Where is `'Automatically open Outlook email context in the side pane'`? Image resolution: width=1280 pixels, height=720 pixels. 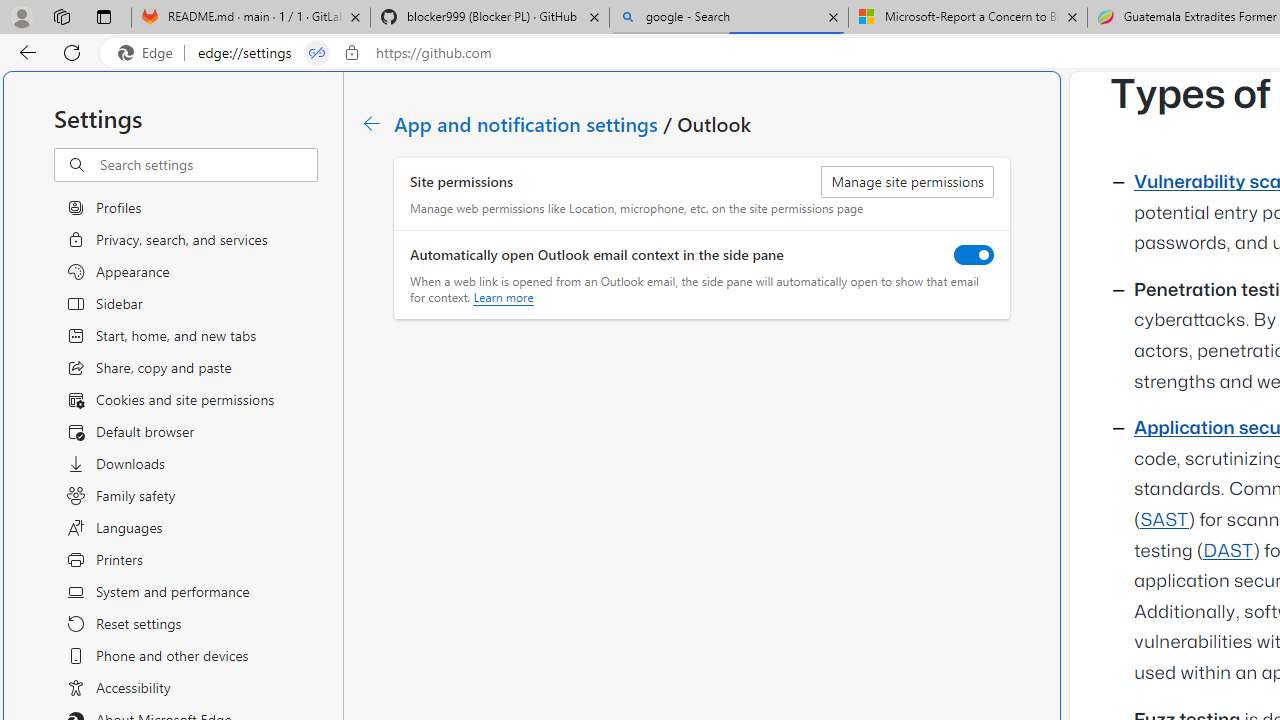 'Automatically open Outlook email context in the side pane' is located at coordinates (974, 253).